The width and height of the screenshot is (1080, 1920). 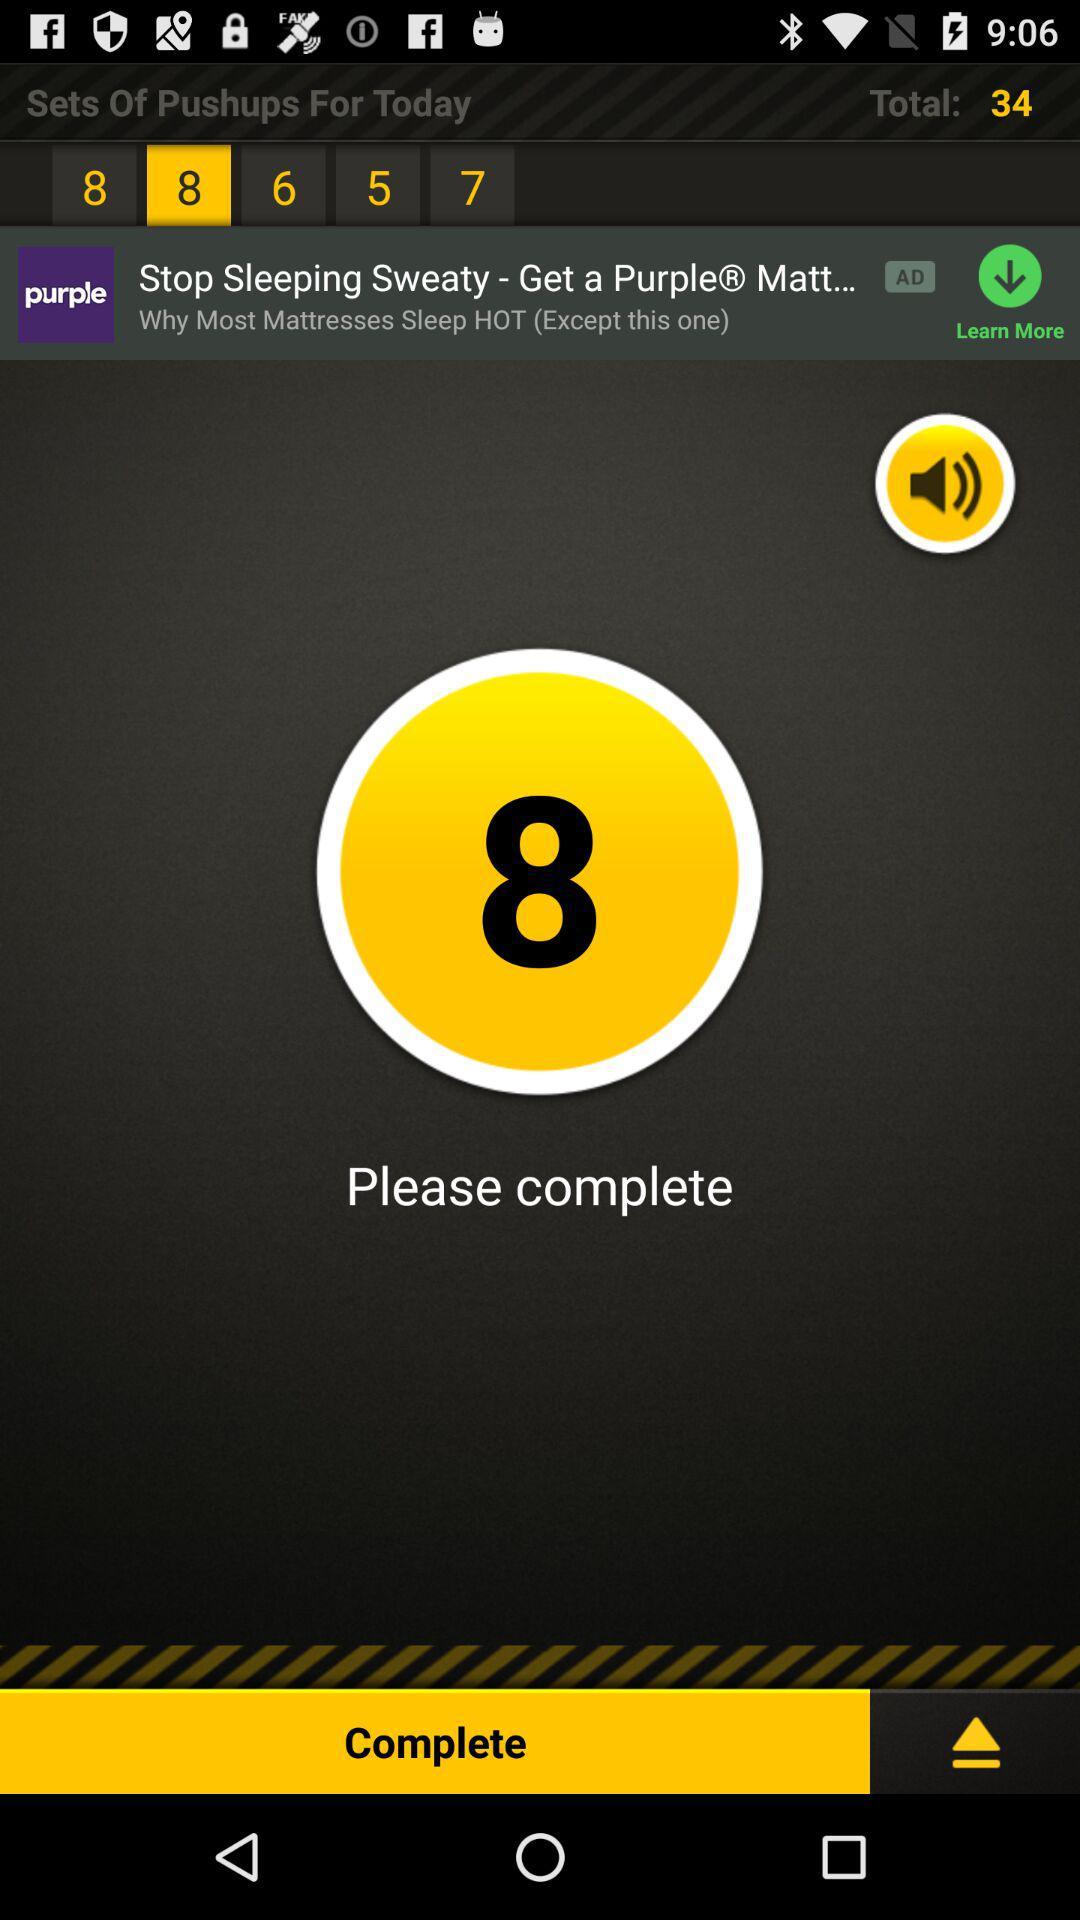 I want to click on volume up, so click(x=945, y=486).